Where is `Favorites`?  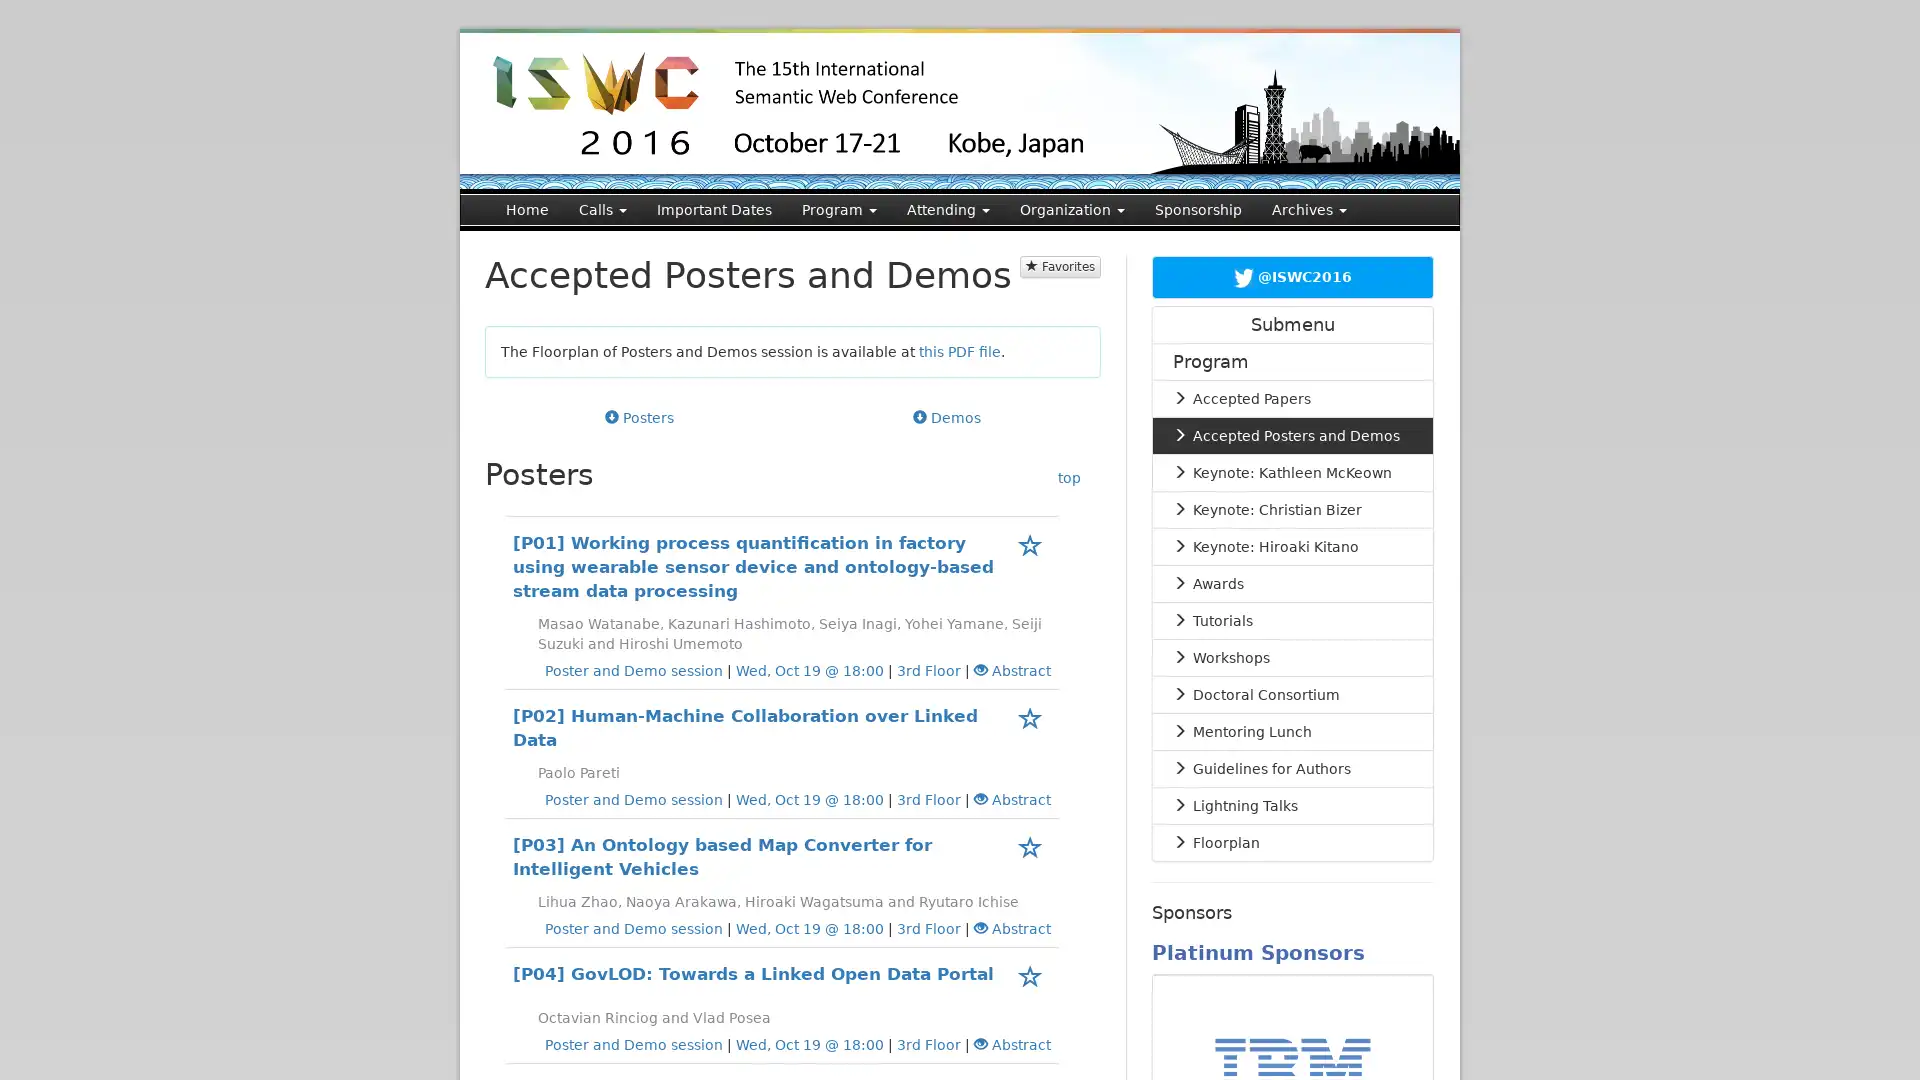
Favorites is located at coordinates (1058, 265).